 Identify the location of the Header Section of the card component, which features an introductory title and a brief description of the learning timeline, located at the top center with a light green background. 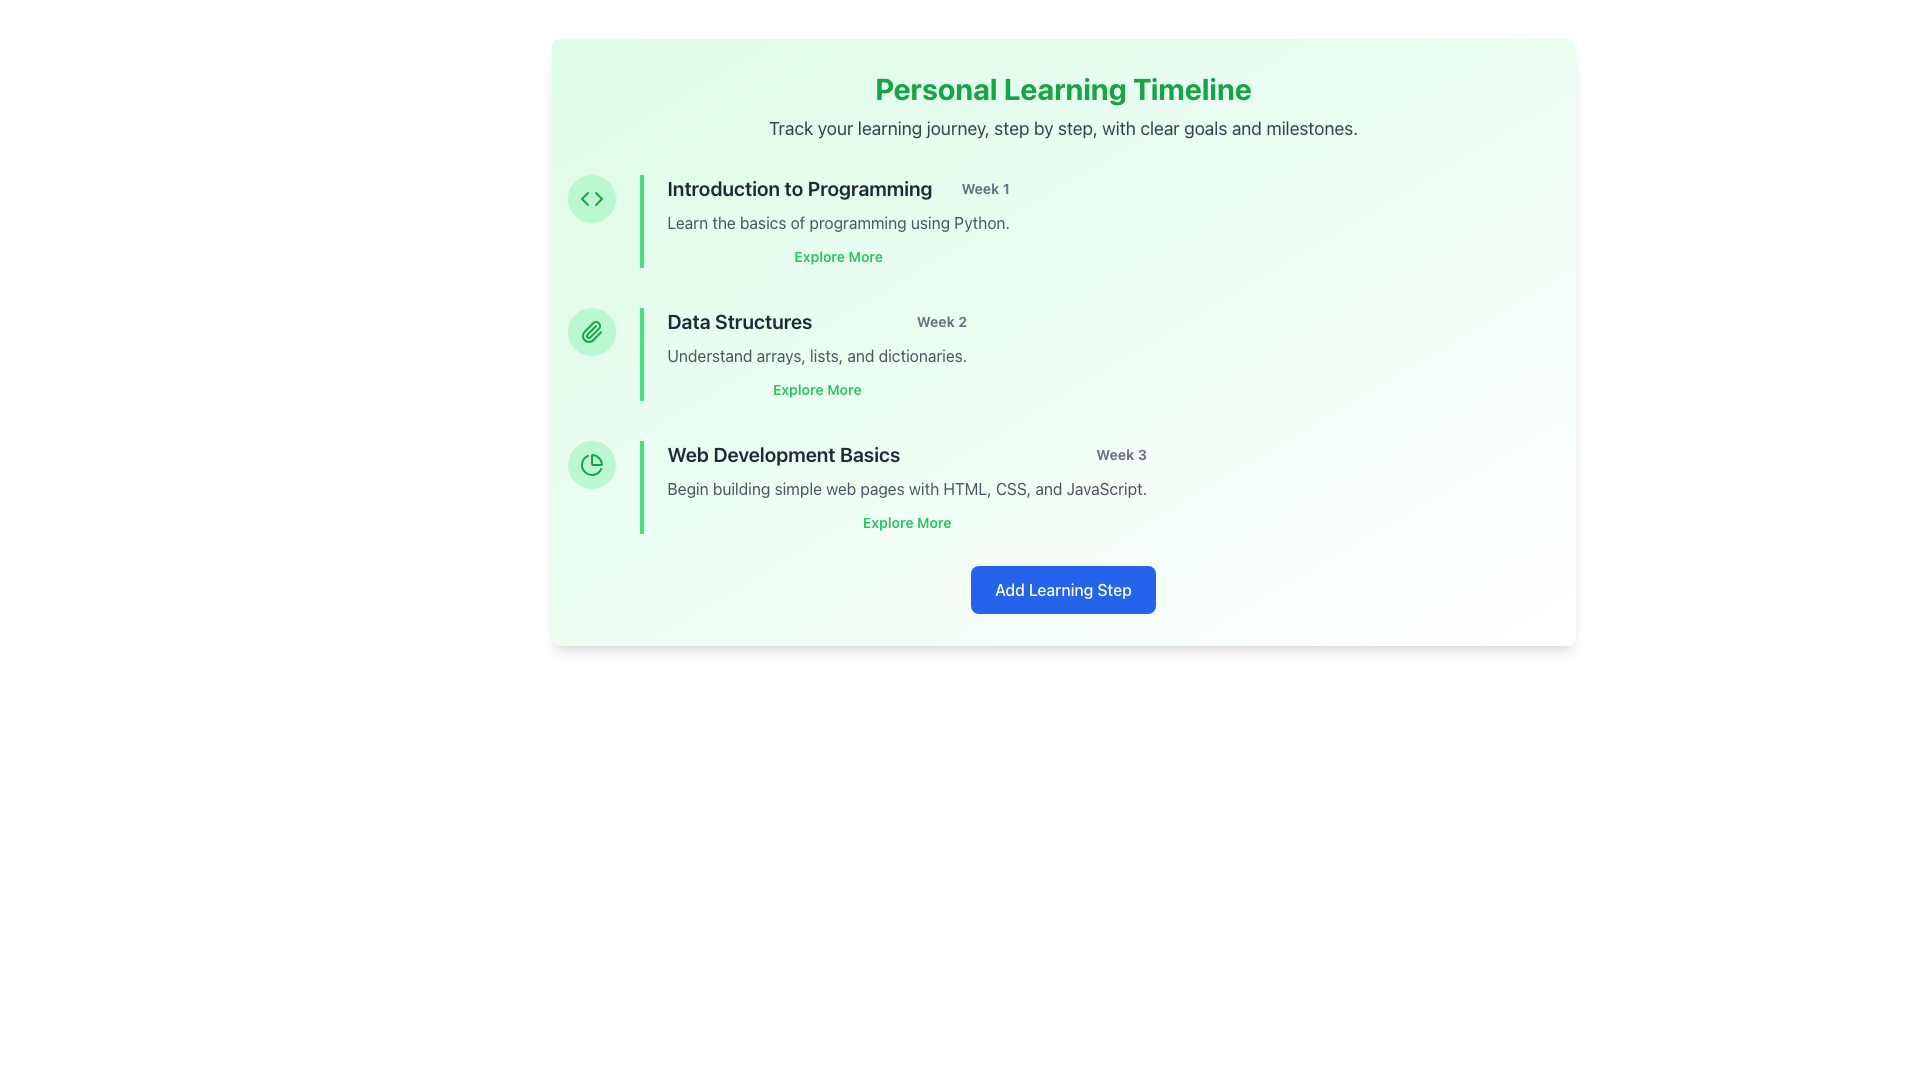
(1062, 107).